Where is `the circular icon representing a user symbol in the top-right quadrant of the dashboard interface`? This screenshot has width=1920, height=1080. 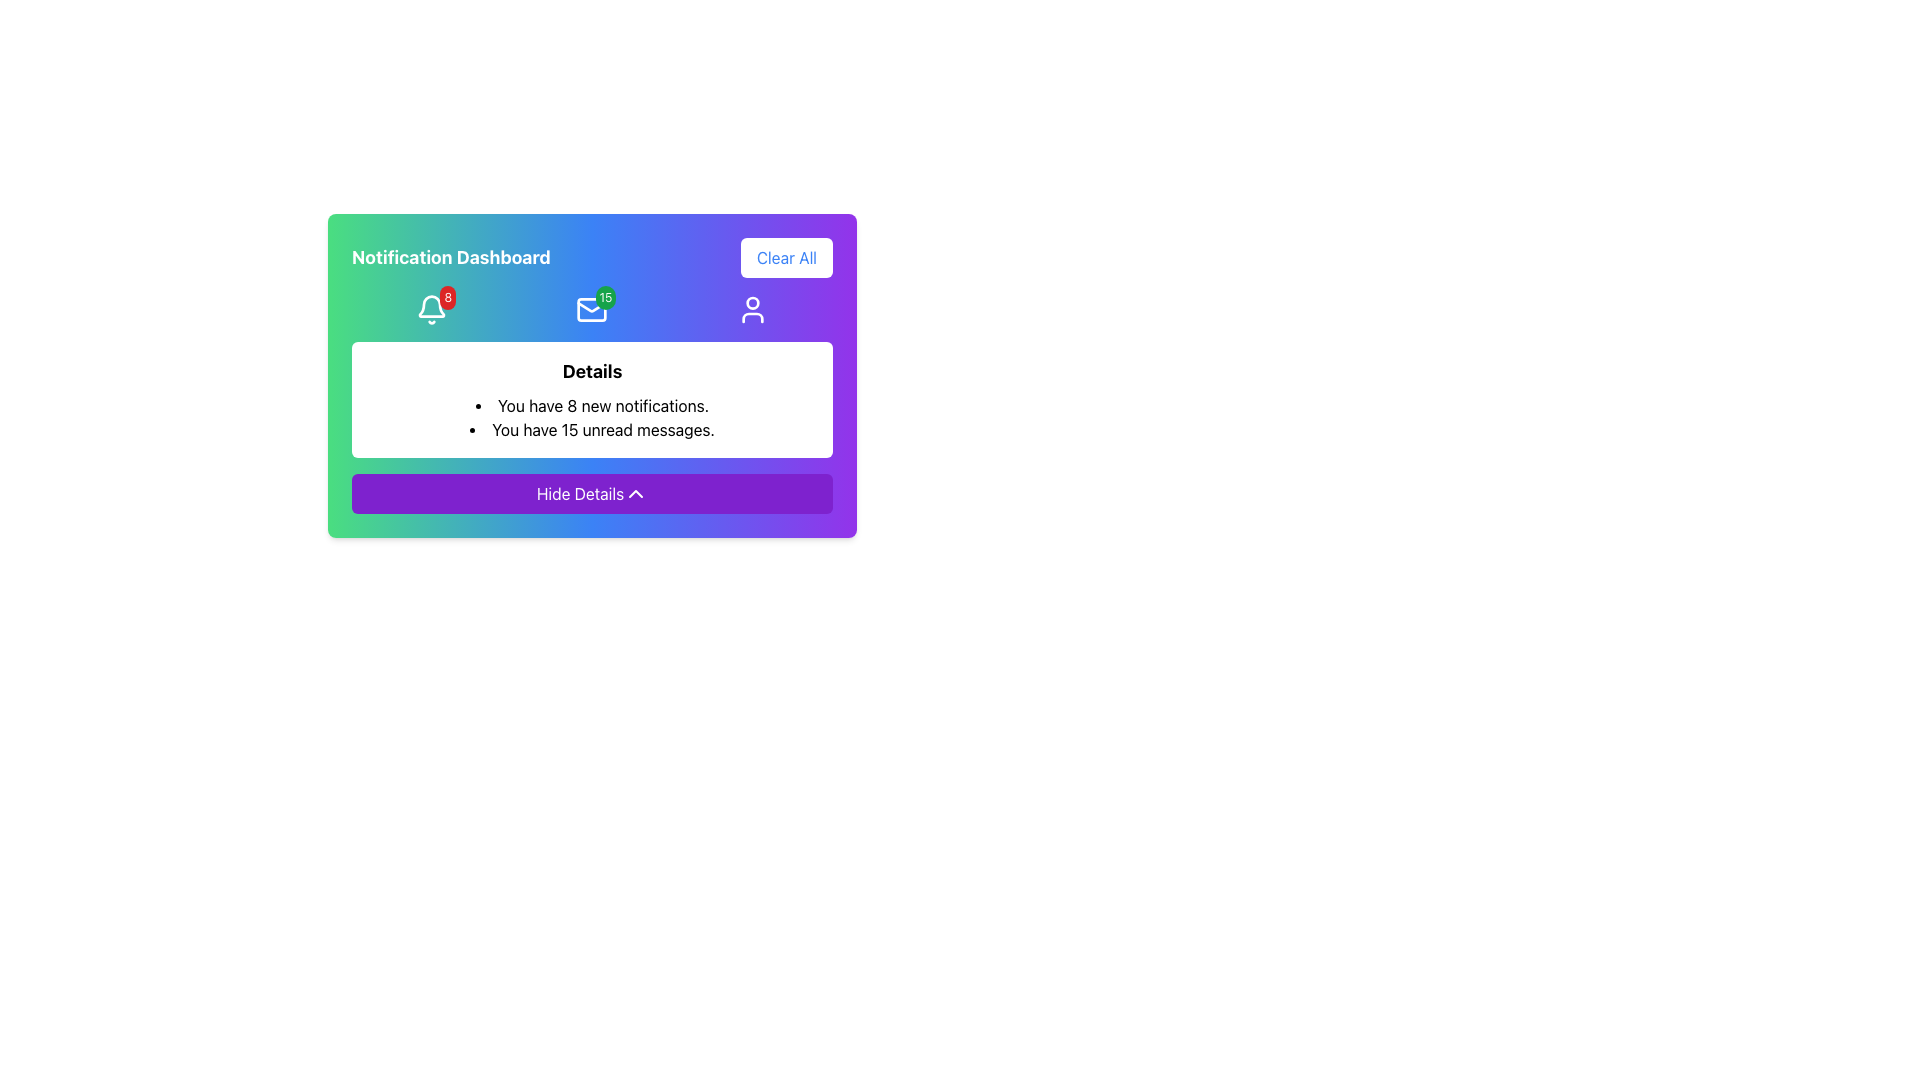
the circular icon representing a user symbol in the top-right quadrant of the dashboard interface is located at coordinates (751, 303).